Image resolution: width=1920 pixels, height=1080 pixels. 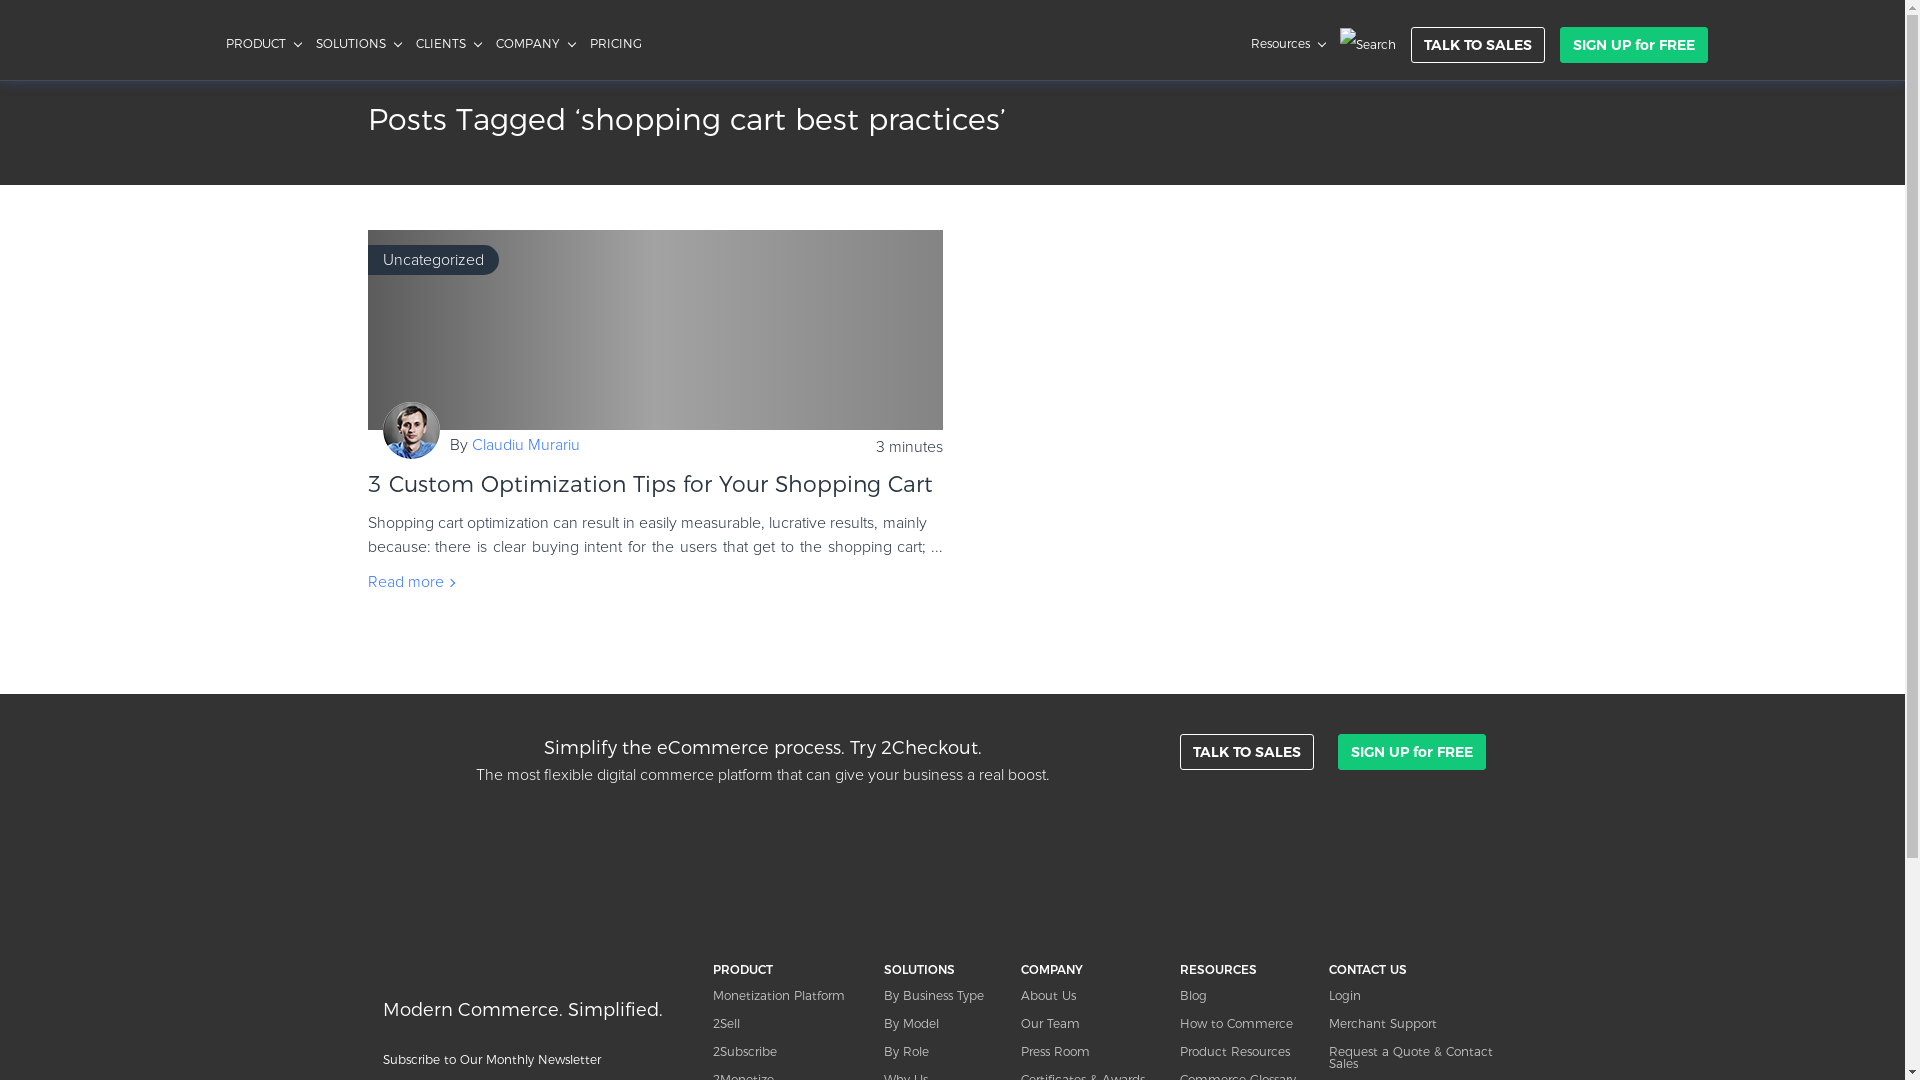 I want to click on 'COMPANY', so click(x=1088, y=968).